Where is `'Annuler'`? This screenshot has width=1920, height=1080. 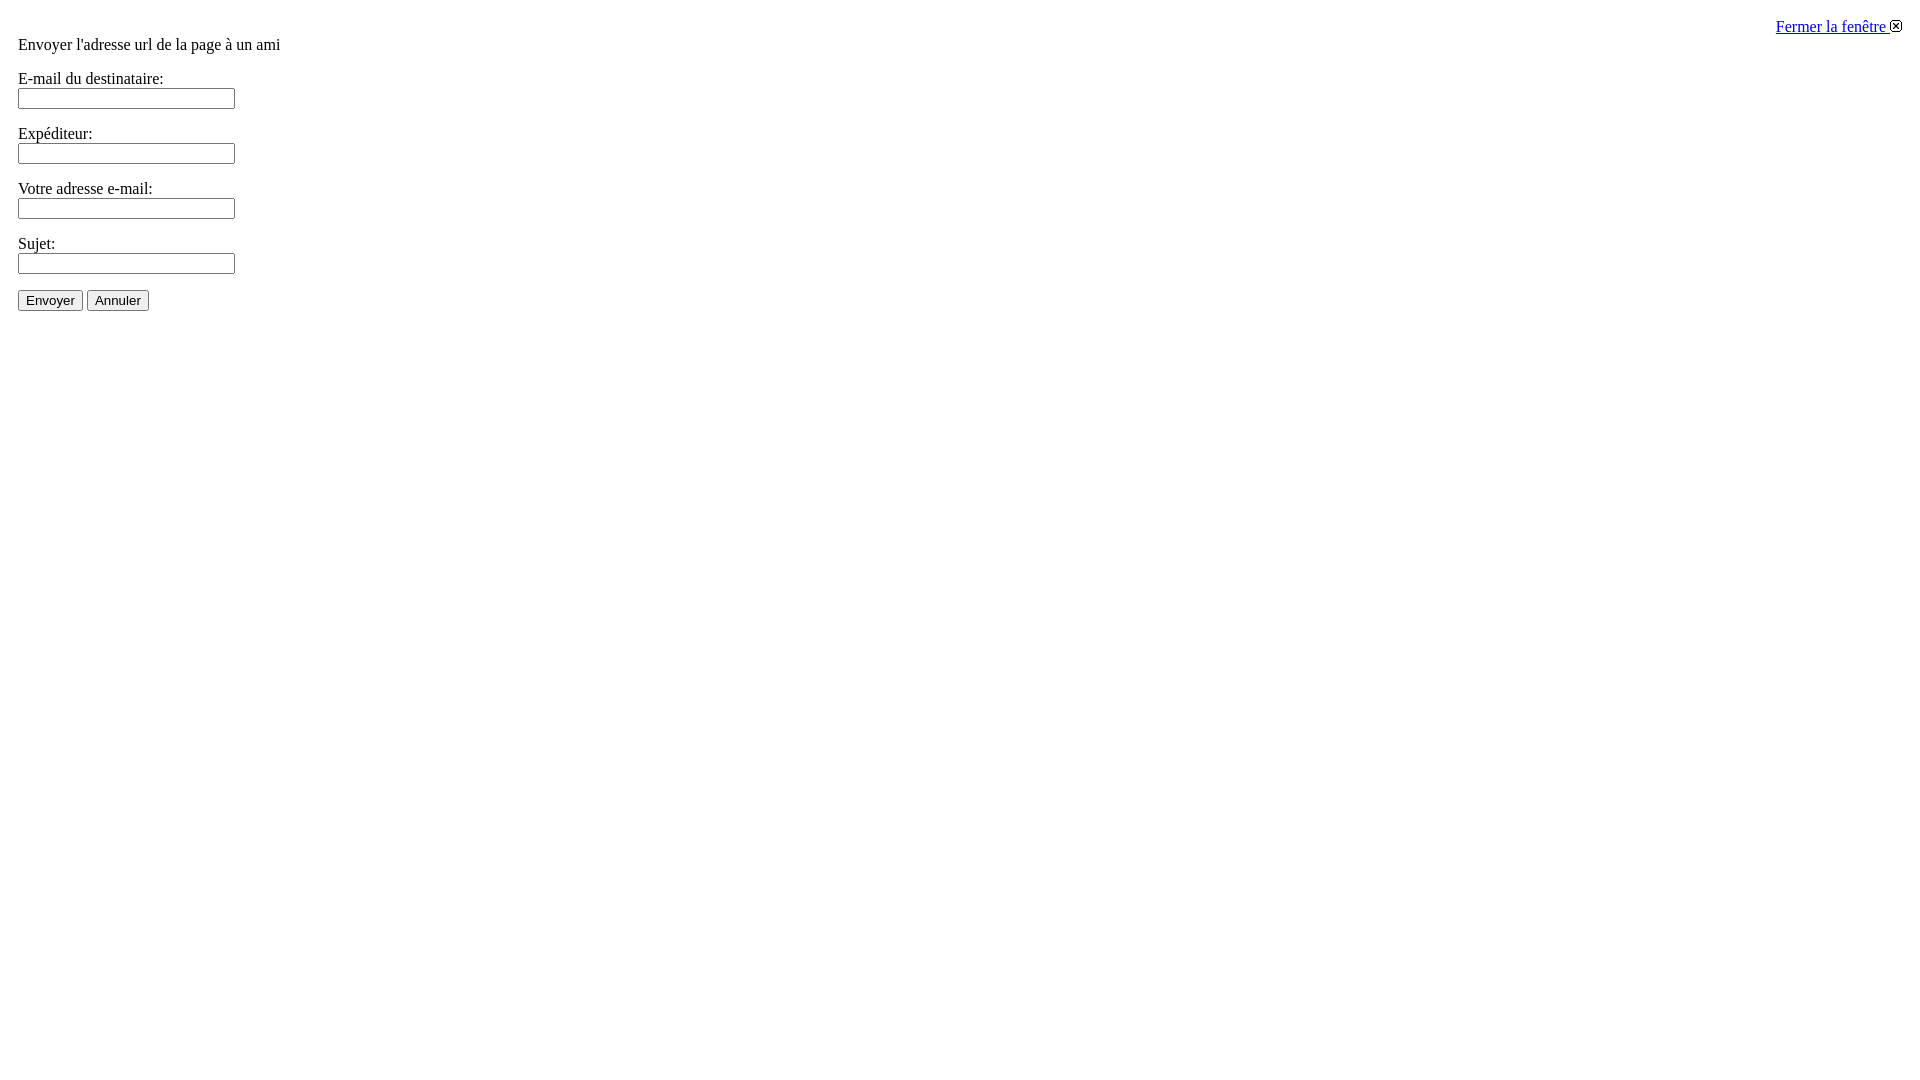 'Annuler' is located at coordinates (85, 300).